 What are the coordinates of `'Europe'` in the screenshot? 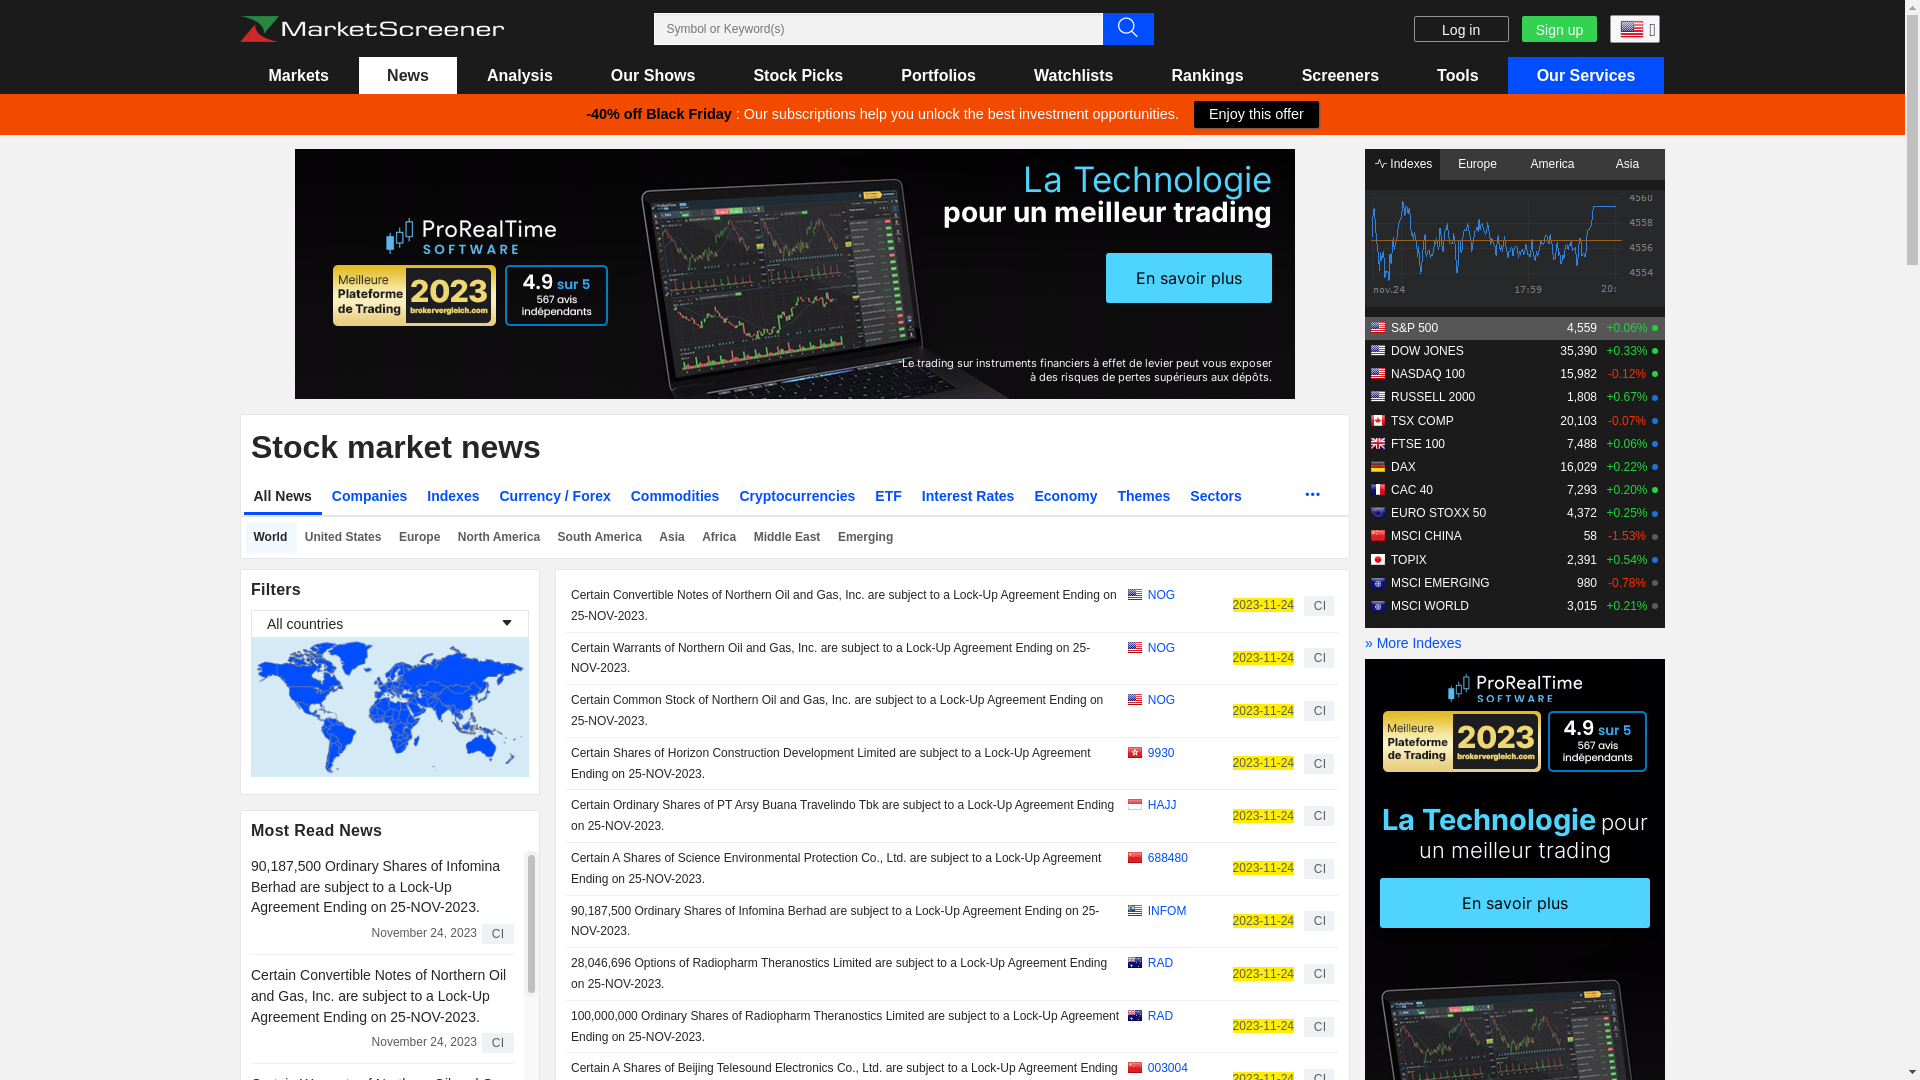 It's located at (1477, 163).